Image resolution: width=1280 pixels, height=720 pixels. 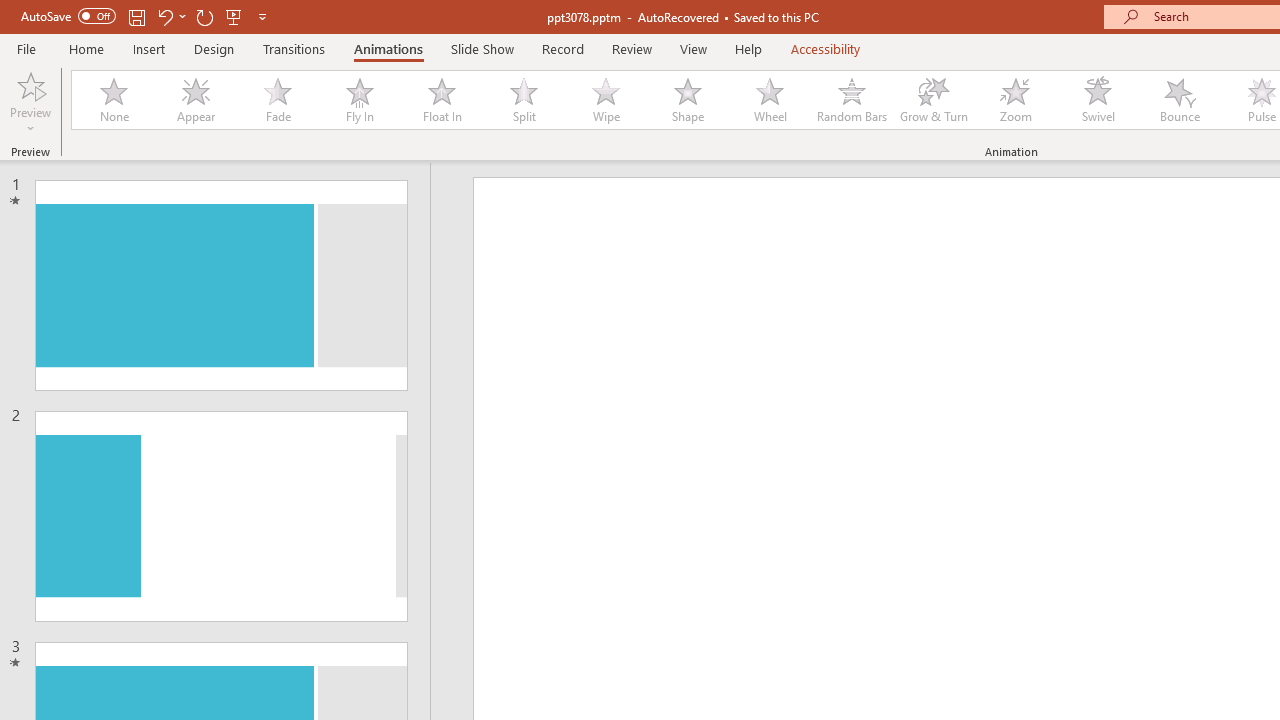 What do you see at coordinates (112, 100) in the screenshot?
I see `'None'` at bounding box center [112, 100].